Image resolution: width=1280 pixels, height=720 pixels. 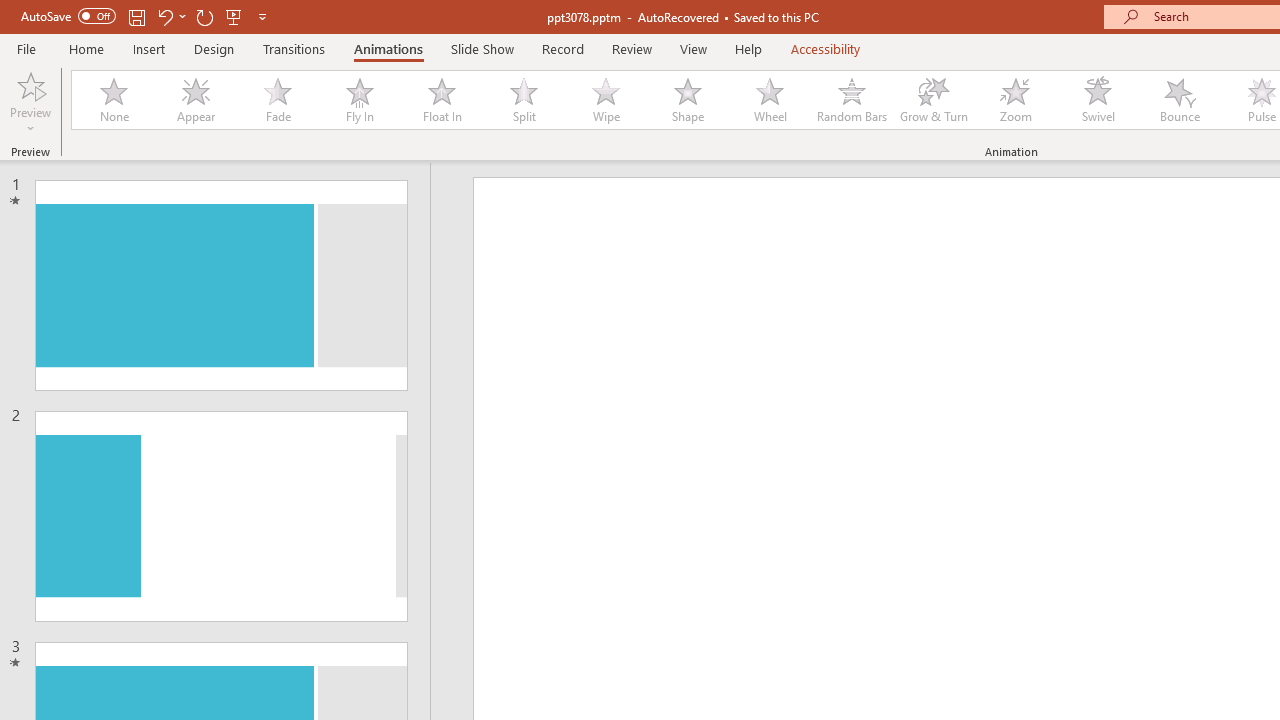 What do you see at coordinates (112, 100) in the screenshot?
I see `'None'` at bounding box center [112, 100].